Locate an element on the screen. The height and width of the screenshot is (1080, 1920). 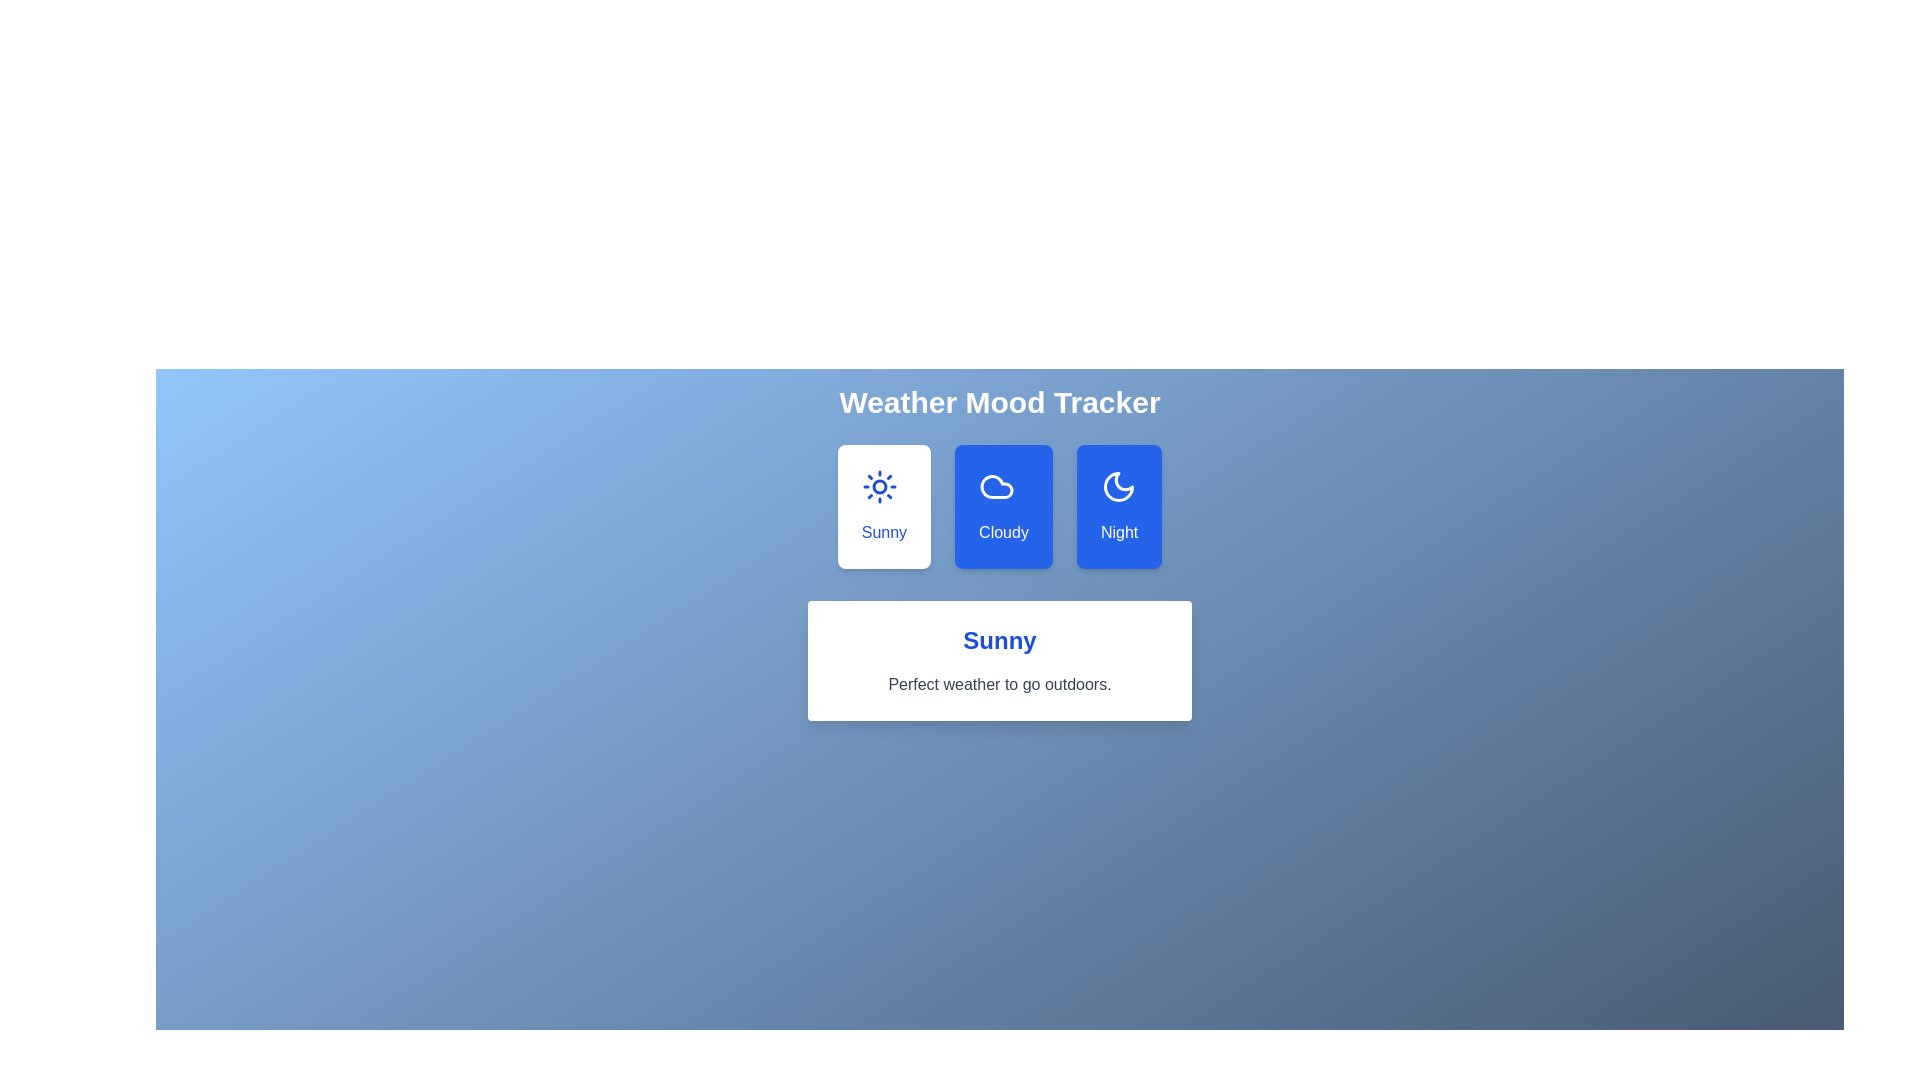
the weather option Cloudy to activate it is located at coordinates (1003, 505).